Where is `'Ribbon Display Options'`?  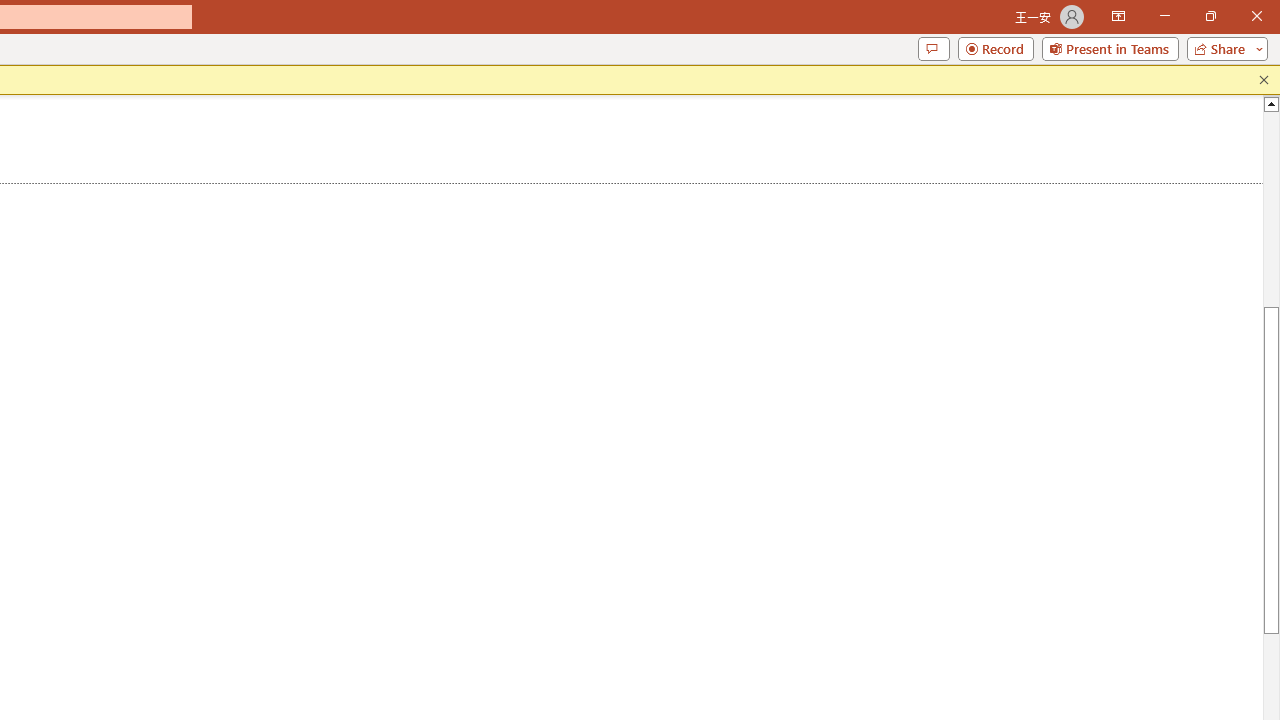
'Ribbon Display Options' is located at coordinates (1117, 16).